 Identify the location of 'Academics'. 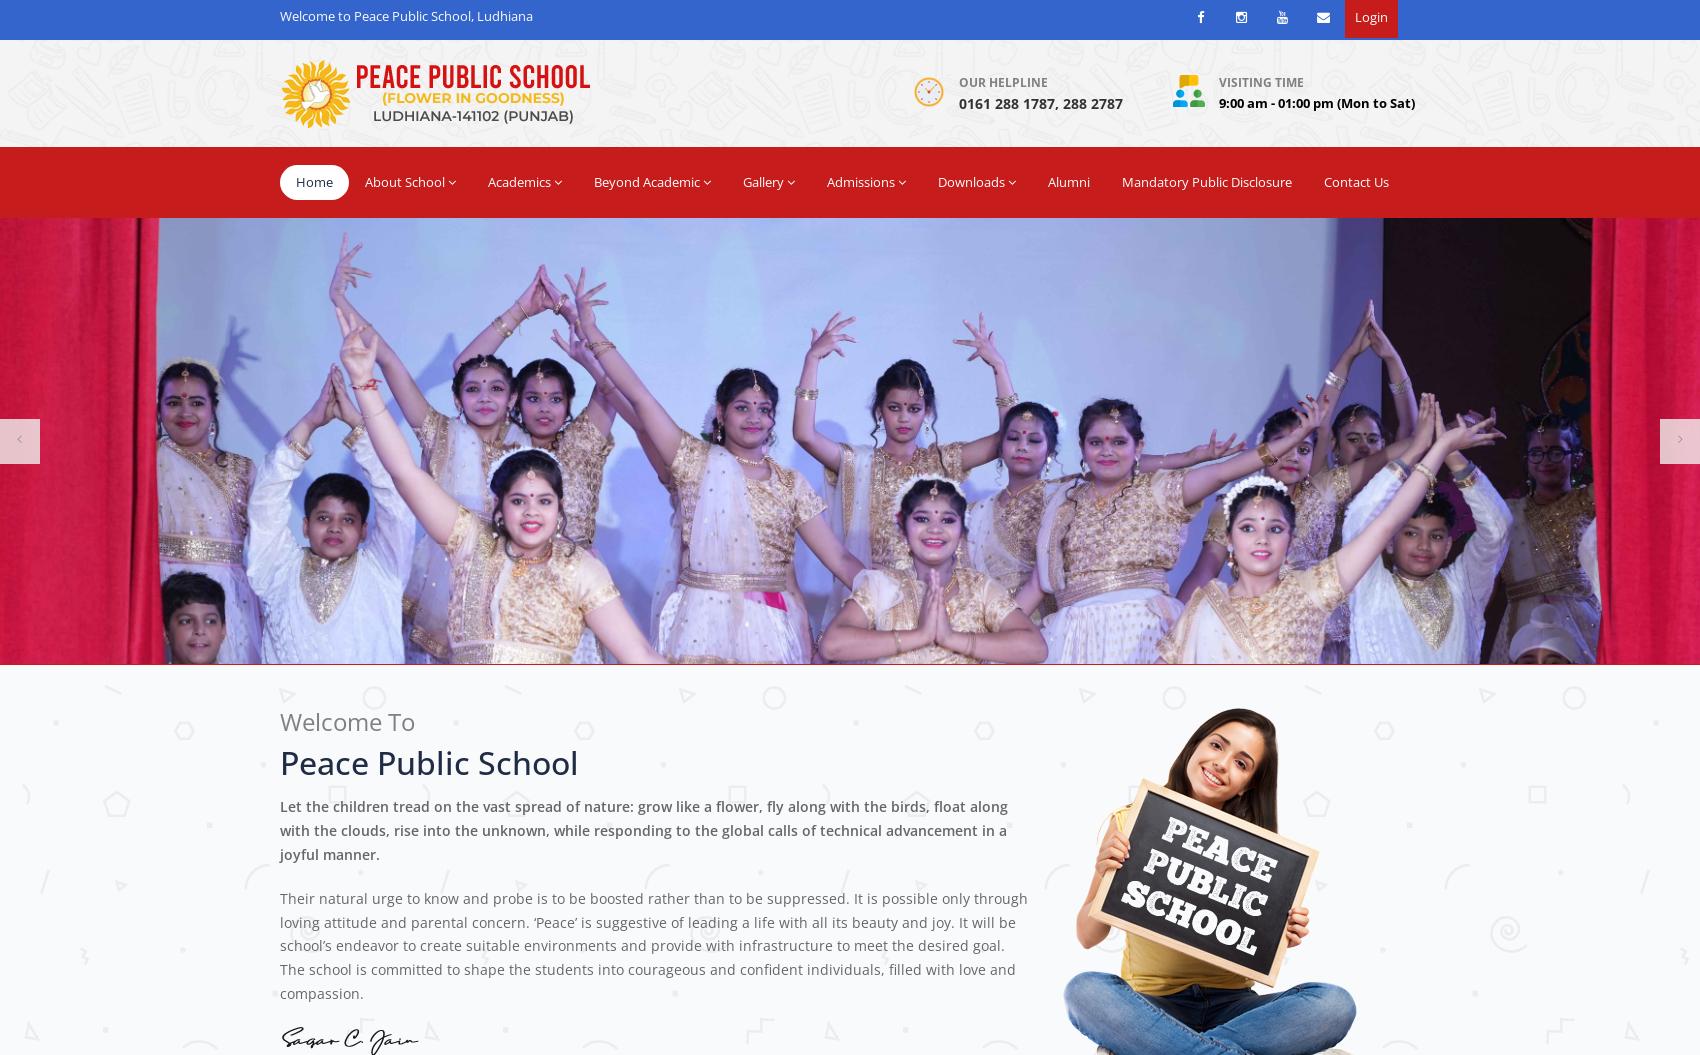
(488, 180).